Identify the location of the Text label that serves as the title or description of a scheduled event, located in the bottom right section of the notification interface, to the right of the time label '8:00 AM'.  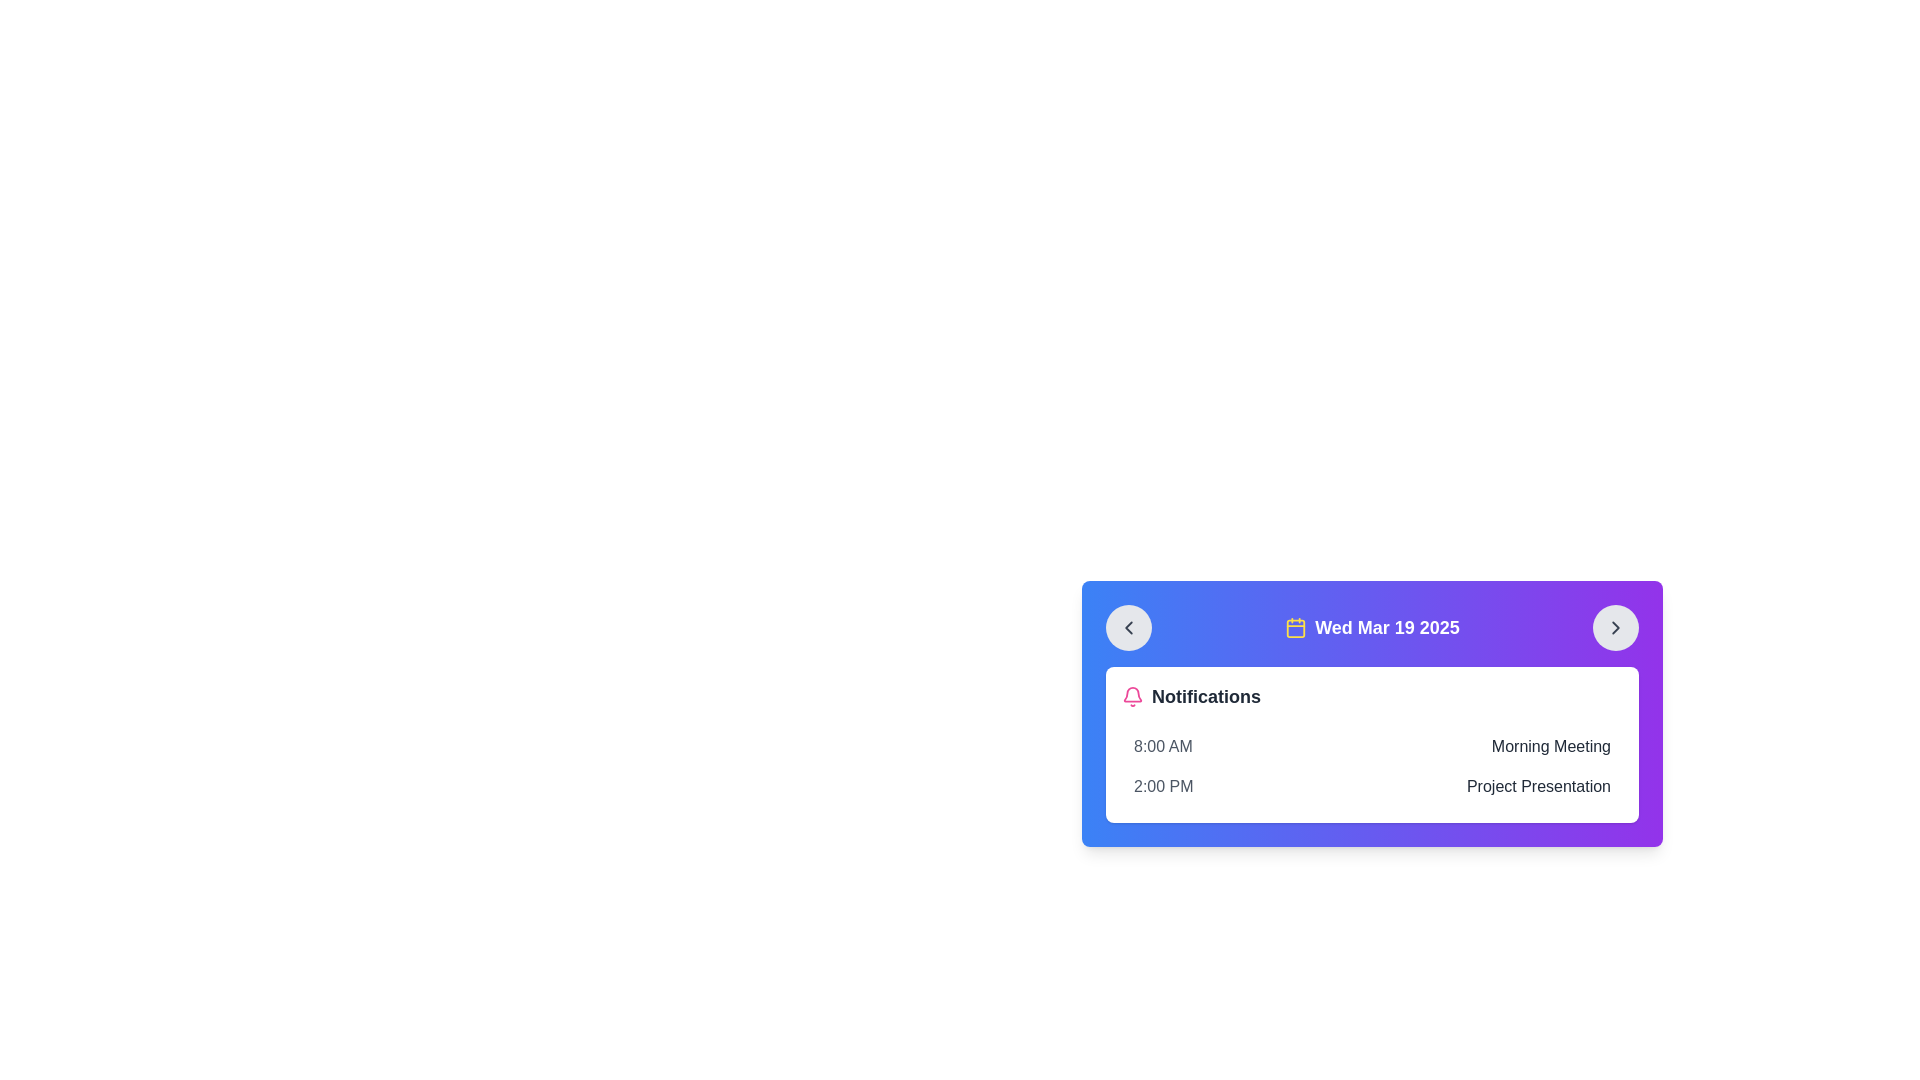
(1550, 747).